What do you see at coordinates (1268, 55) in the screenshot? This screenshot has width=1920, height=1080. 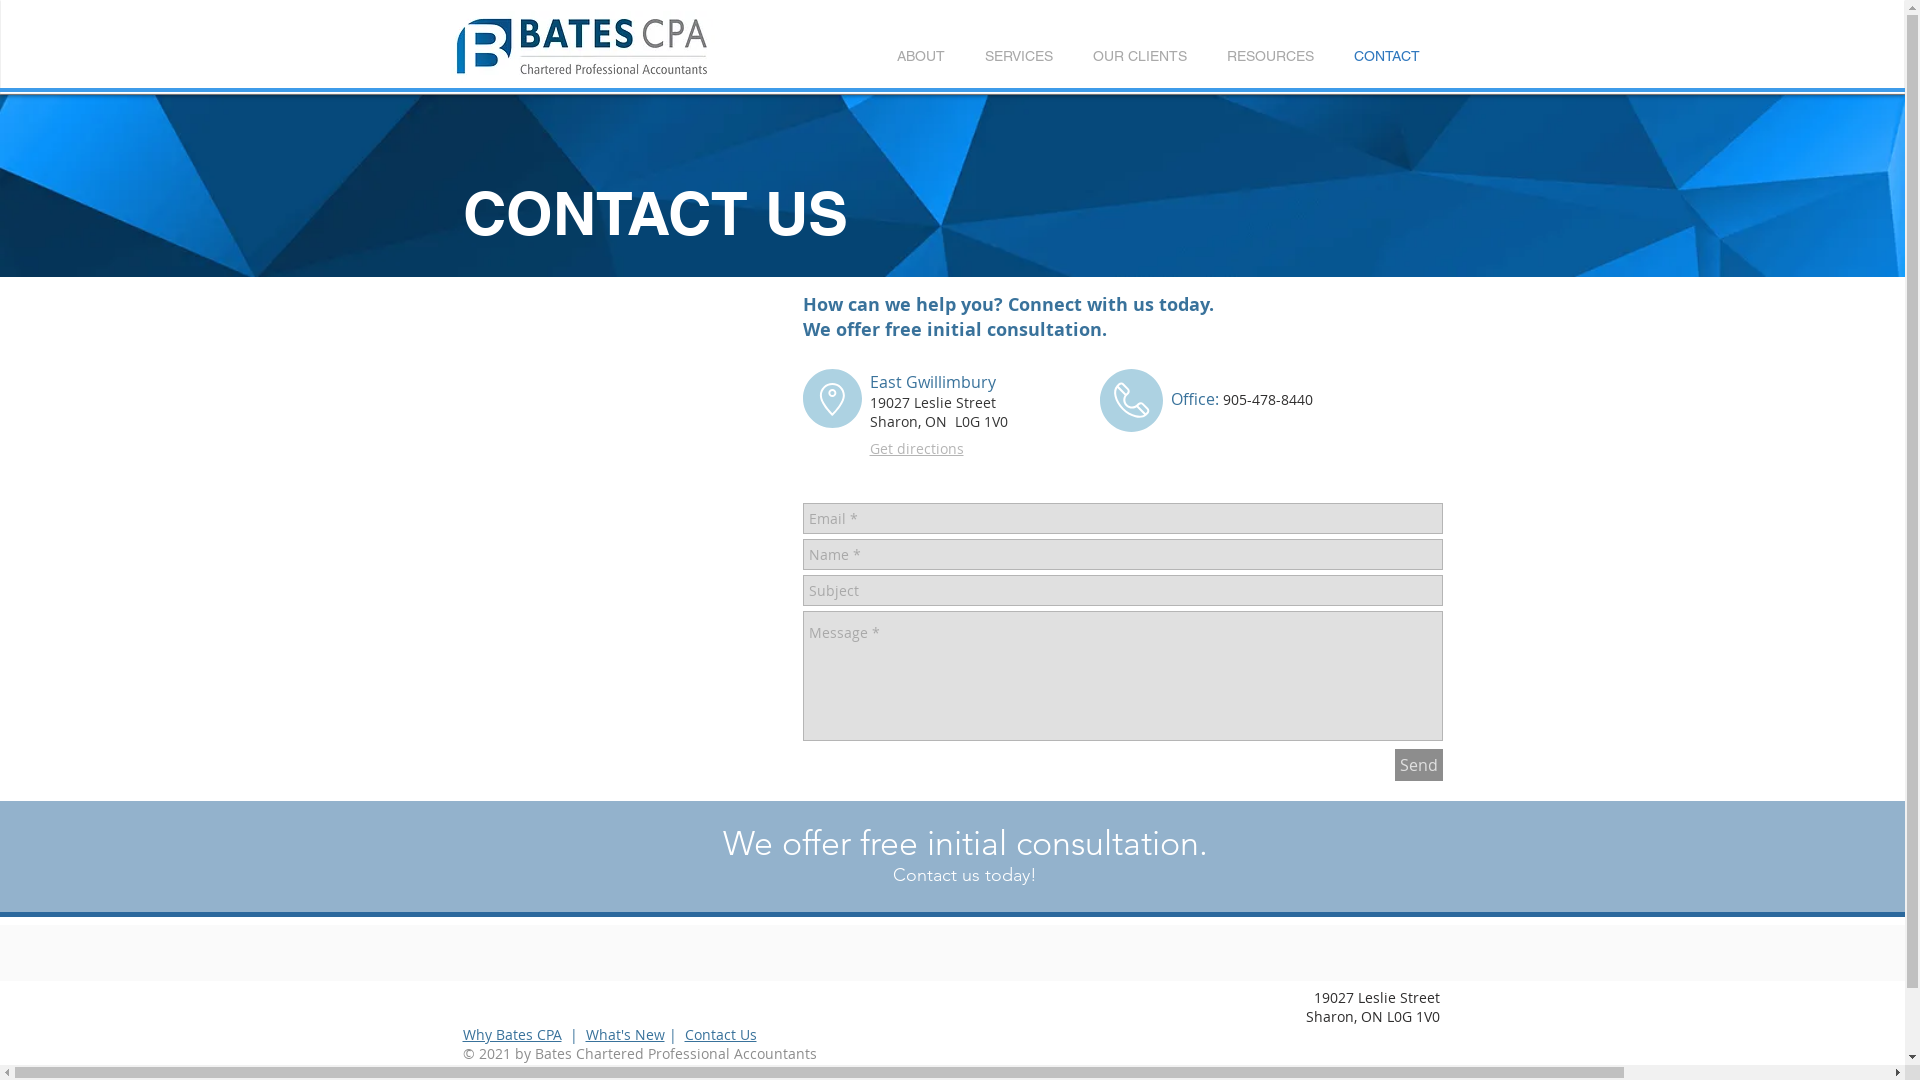 I see `'RESOURCES'` at bounding box center [1268, 55].